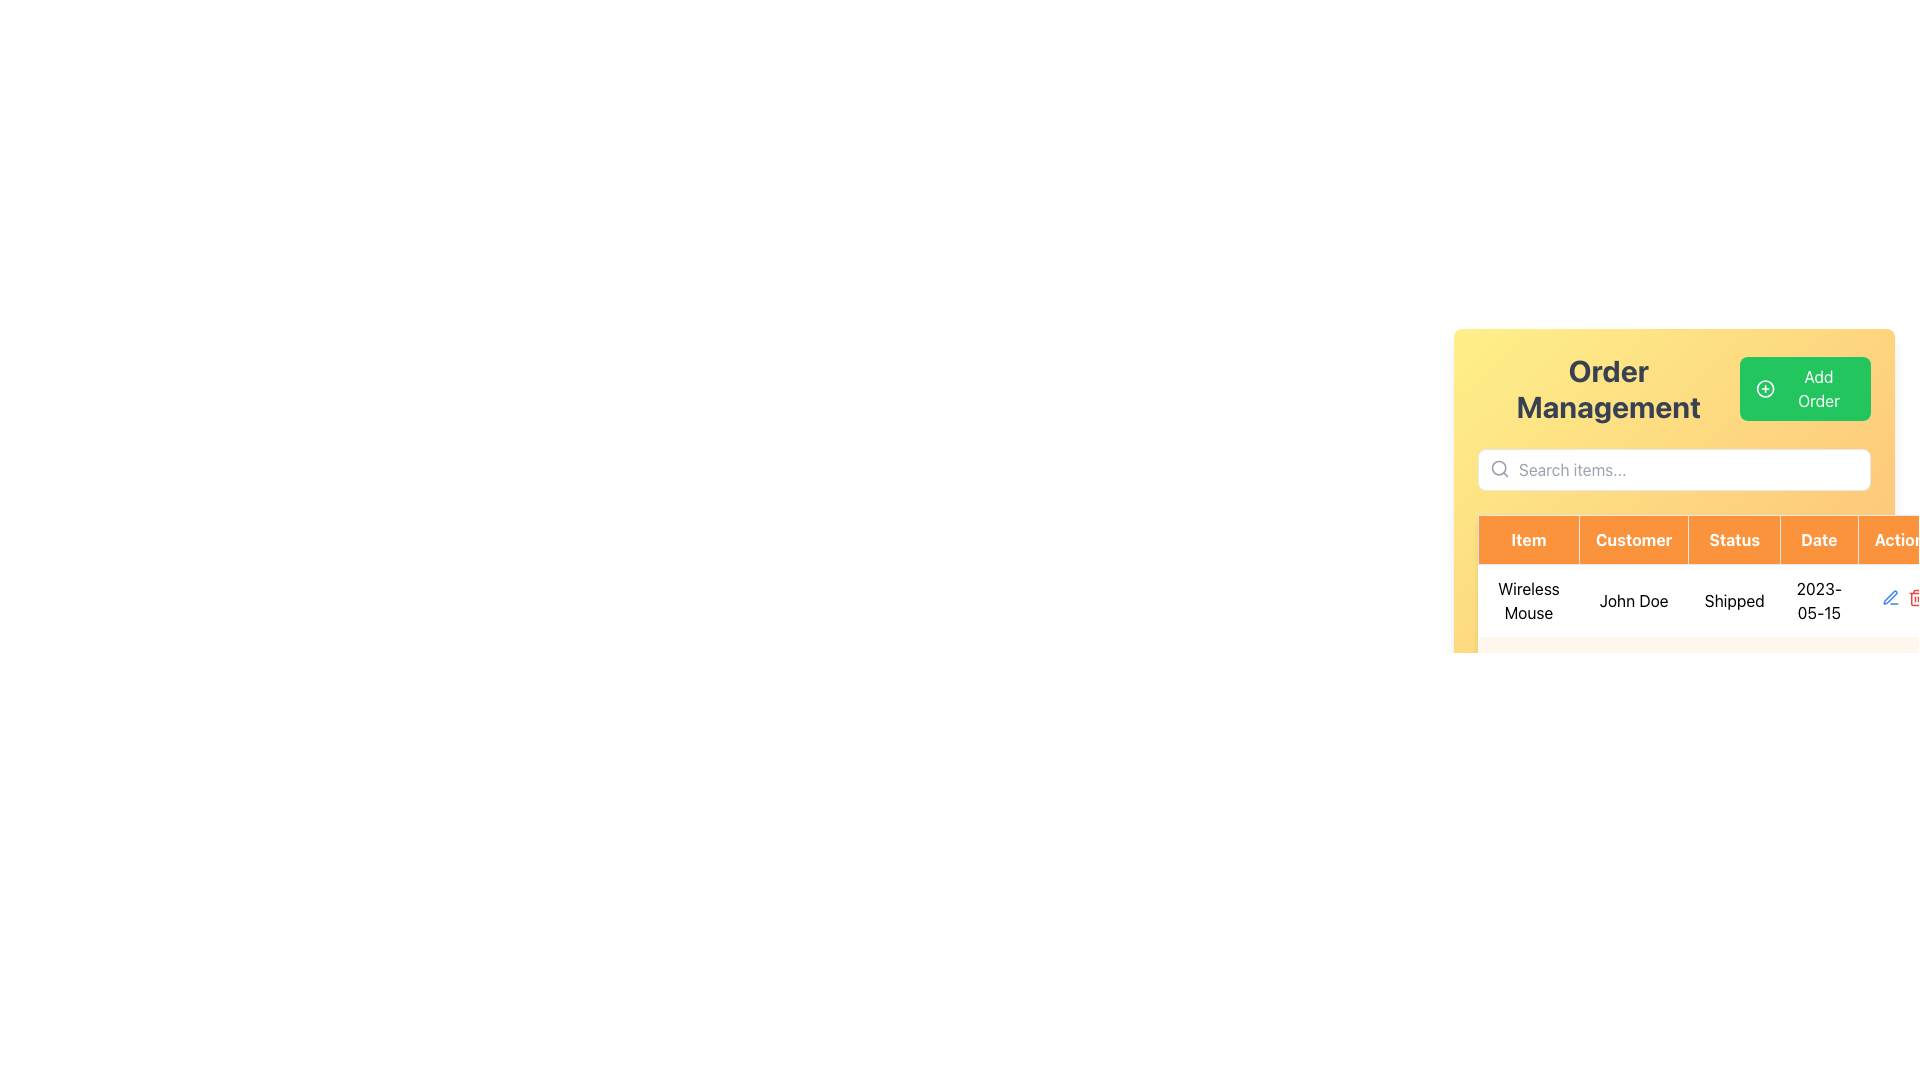  I want to click on the small circle within the search icon located in the top-left corner of the search bar in the 'Order Management' interface, so click(1499, 468).